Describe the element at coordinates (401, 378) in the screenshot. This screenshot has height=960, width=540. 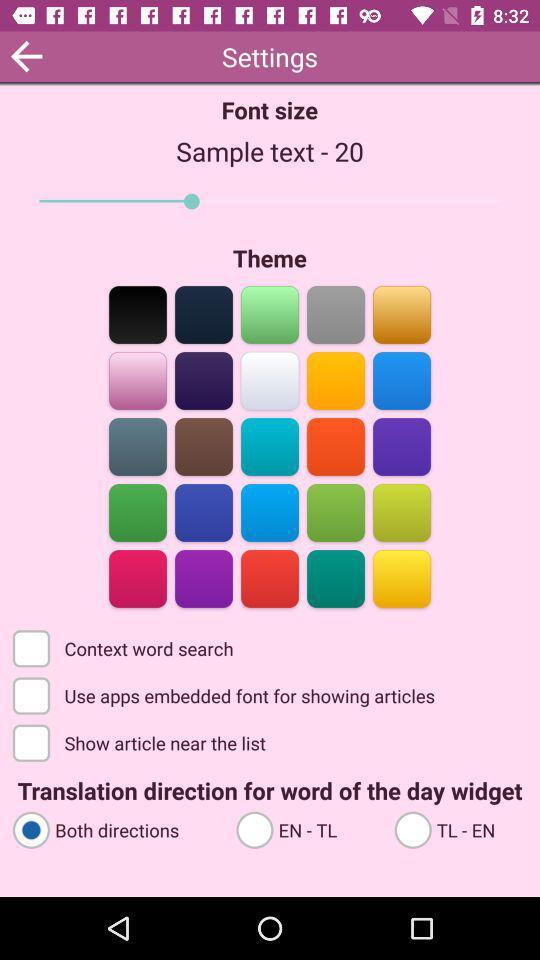
I see `change theme to blue` at that location.